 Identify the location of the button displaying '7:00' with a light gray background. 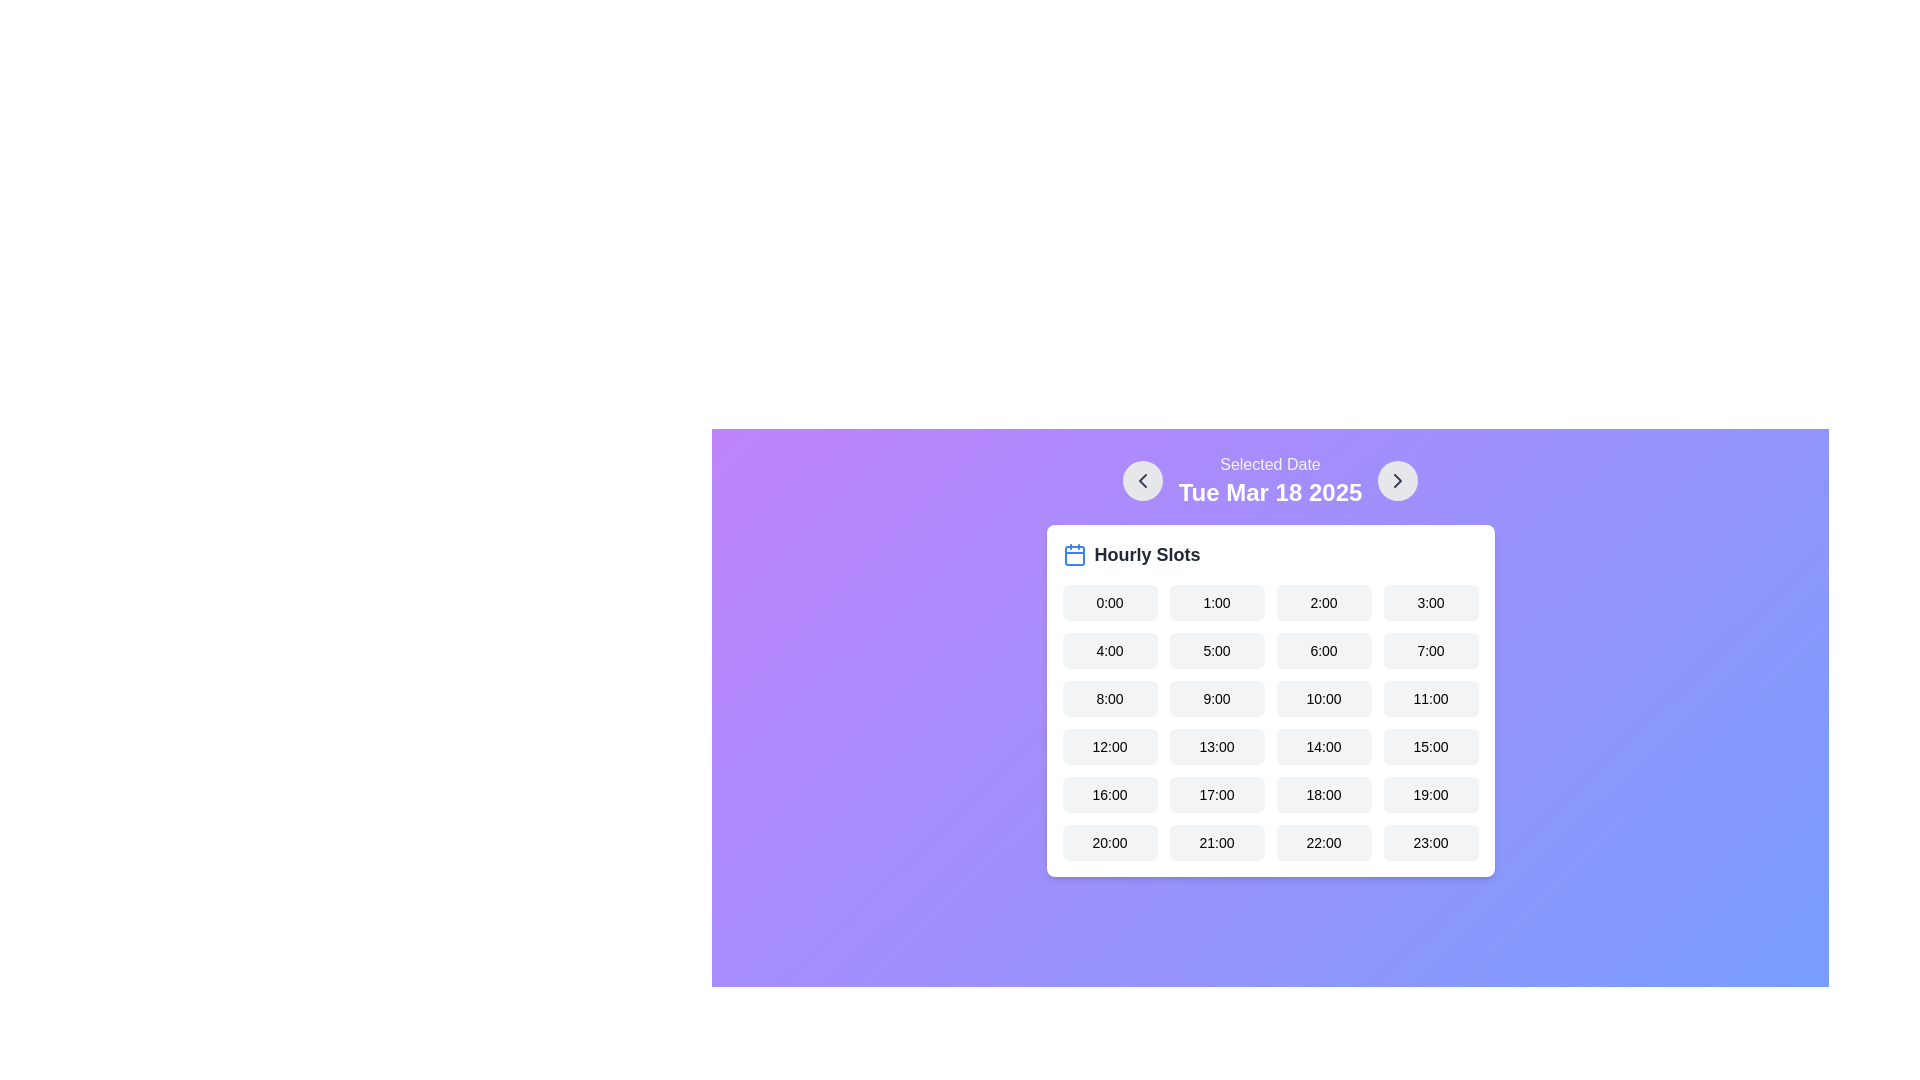
(1429, 651).